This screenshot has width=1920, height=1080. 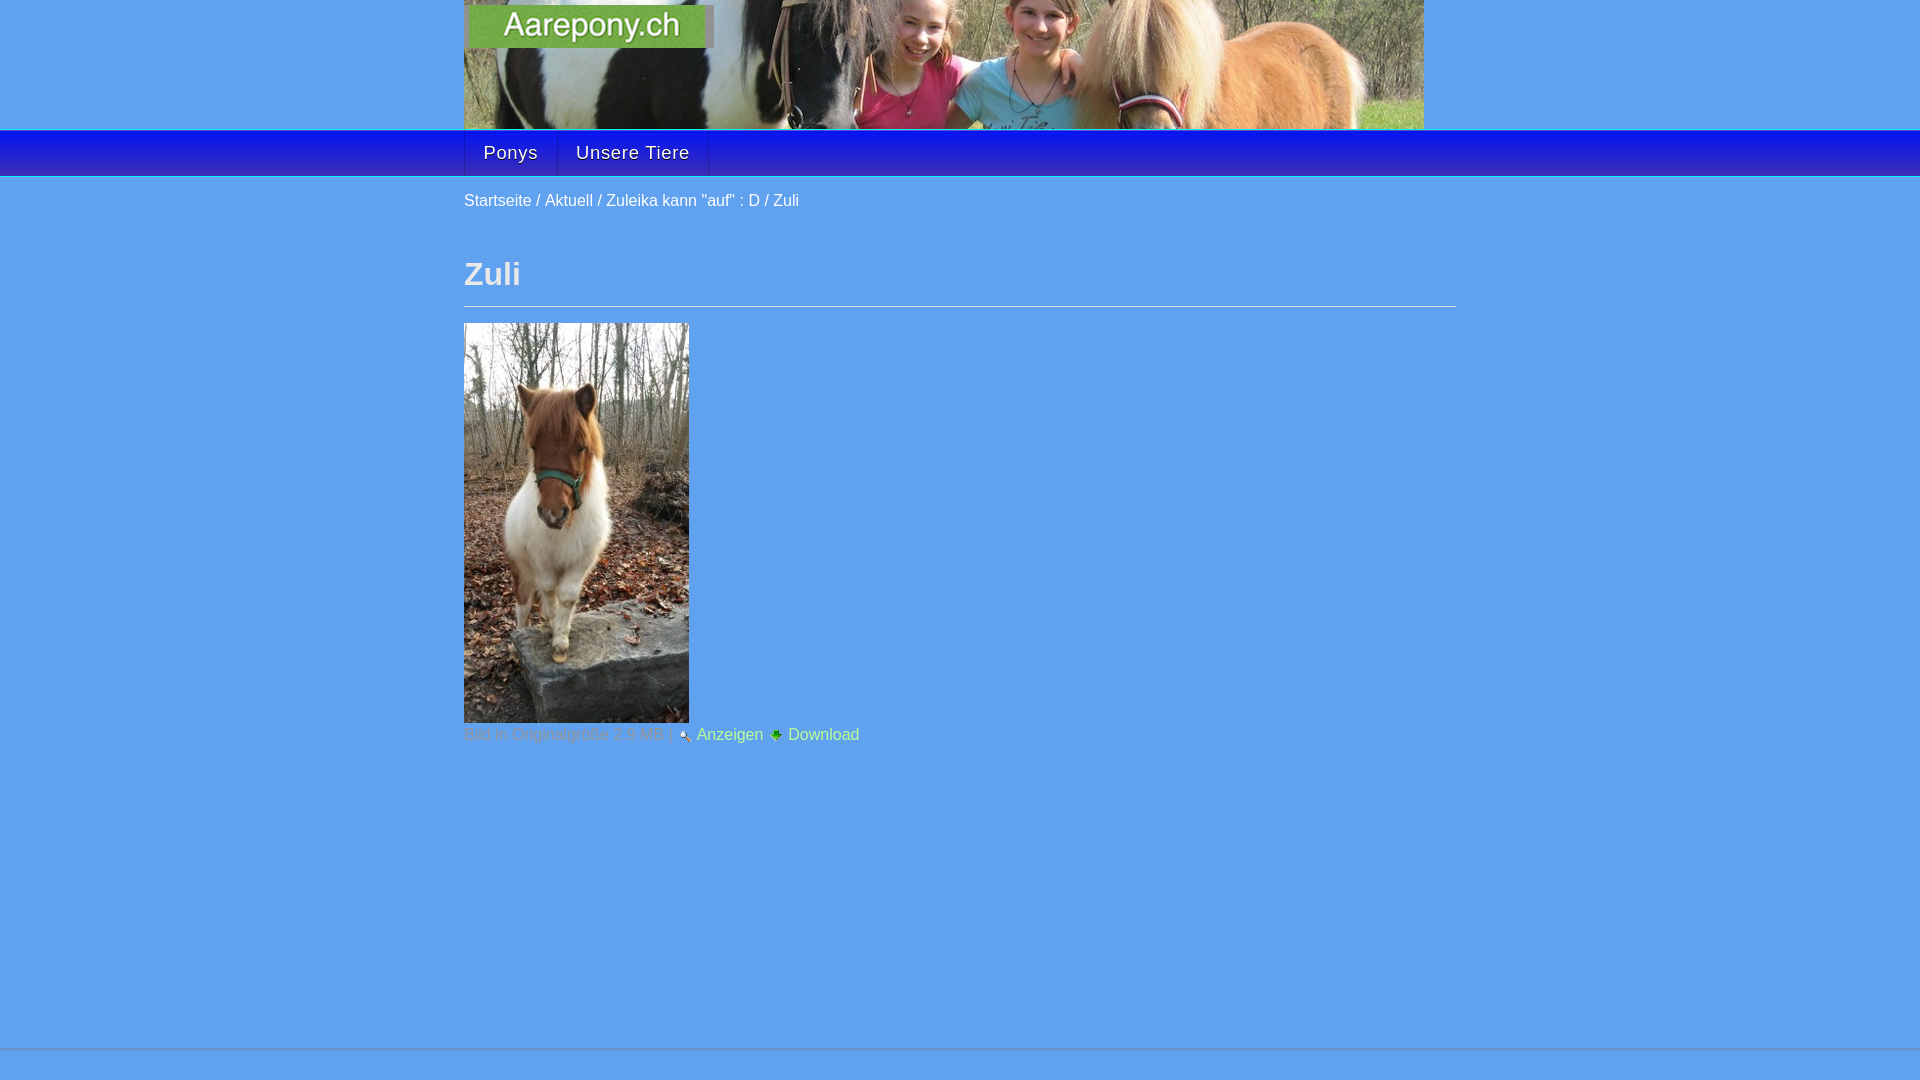 I want to click on 'Bild anzeigen', so click(x=685, y=736).